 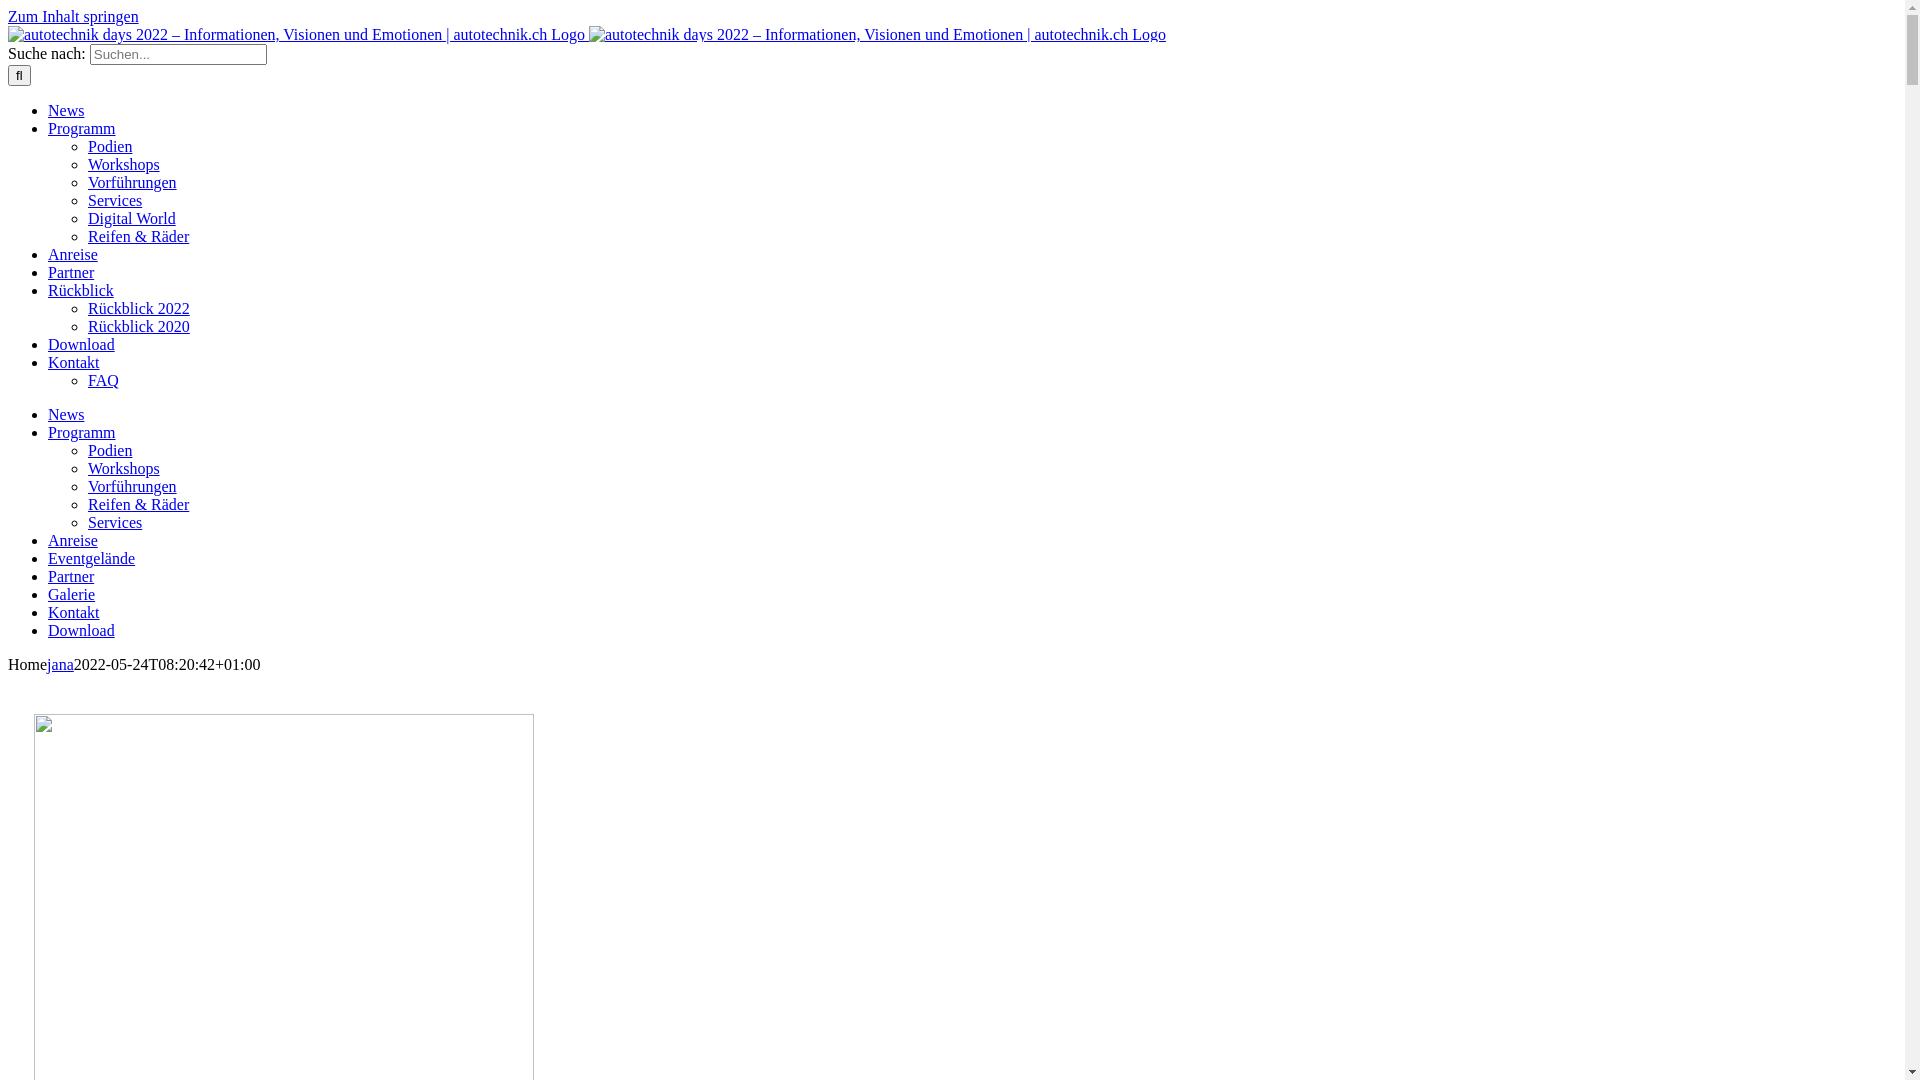 I want to click on 'Services', so click(x=114, y=521).